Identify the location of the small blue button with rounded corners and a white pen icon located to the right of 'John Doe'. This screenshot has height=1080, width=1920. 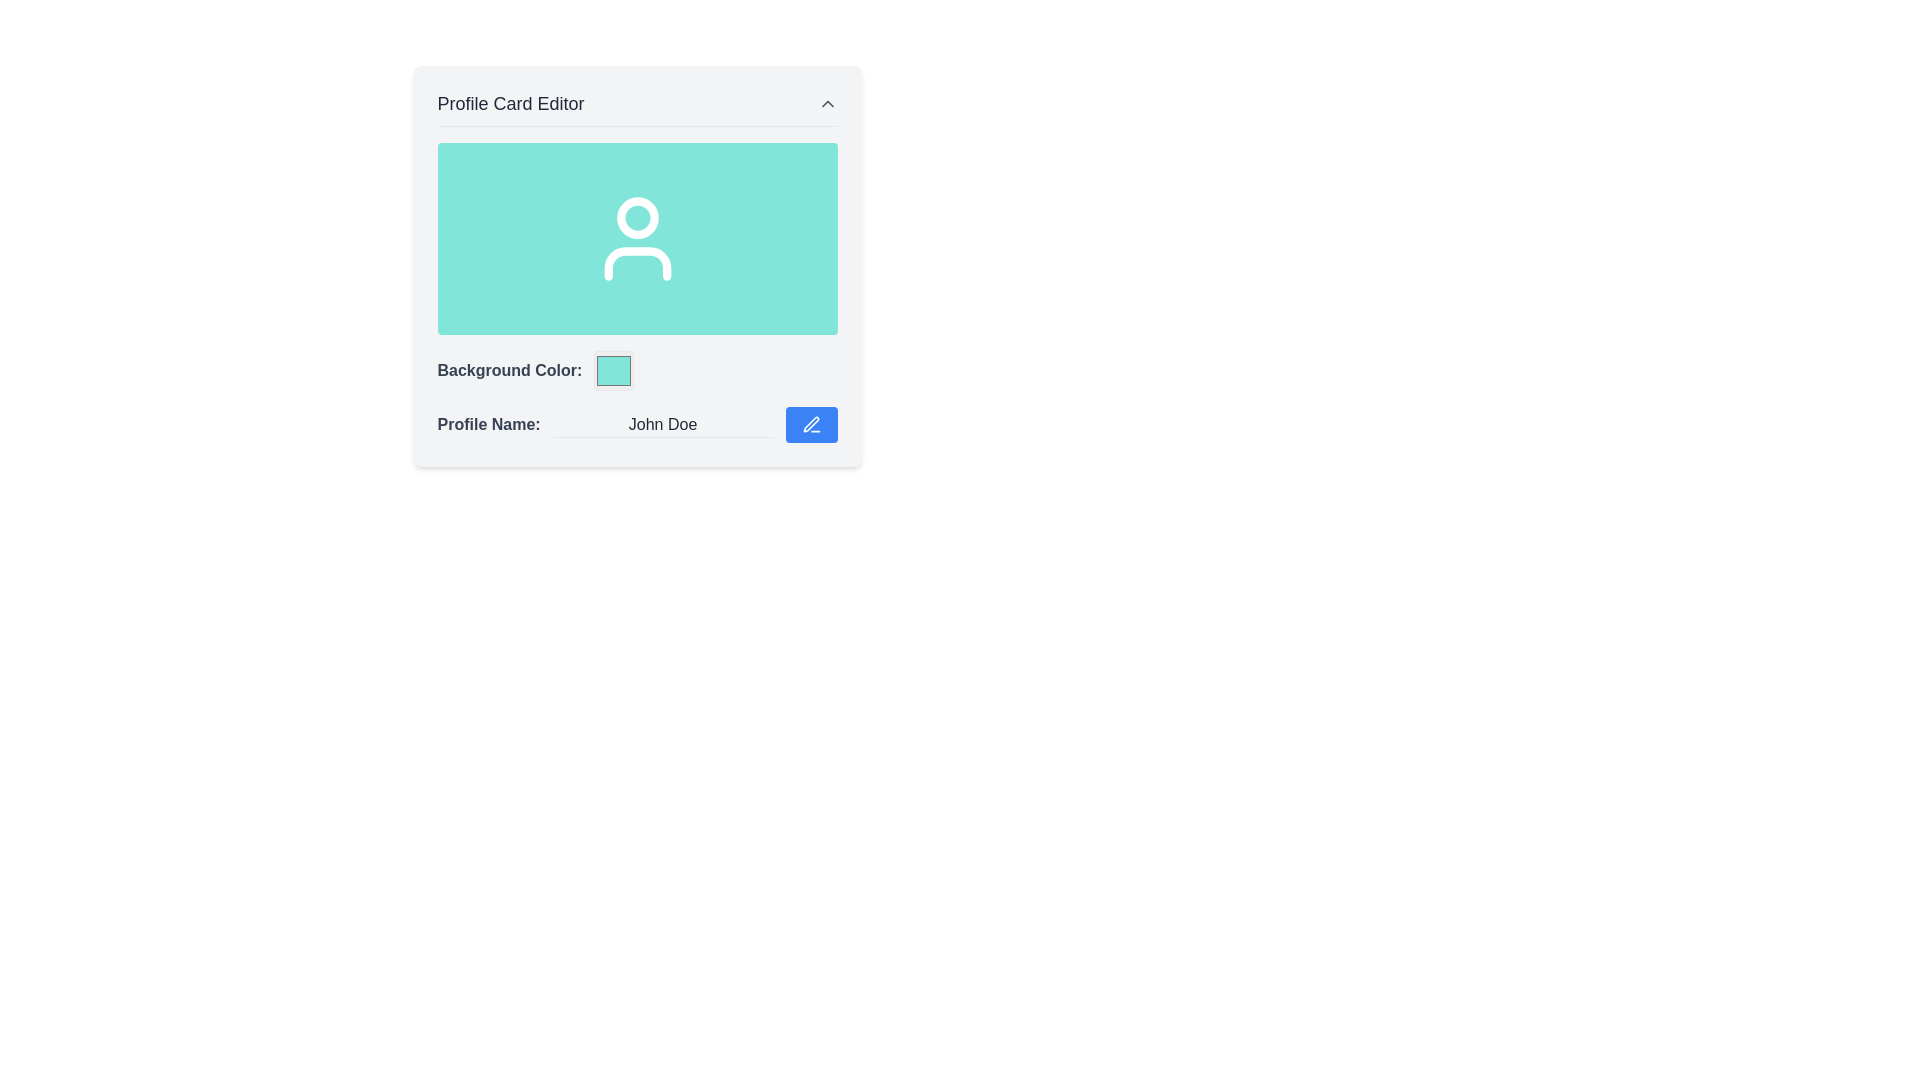
(811, 423).